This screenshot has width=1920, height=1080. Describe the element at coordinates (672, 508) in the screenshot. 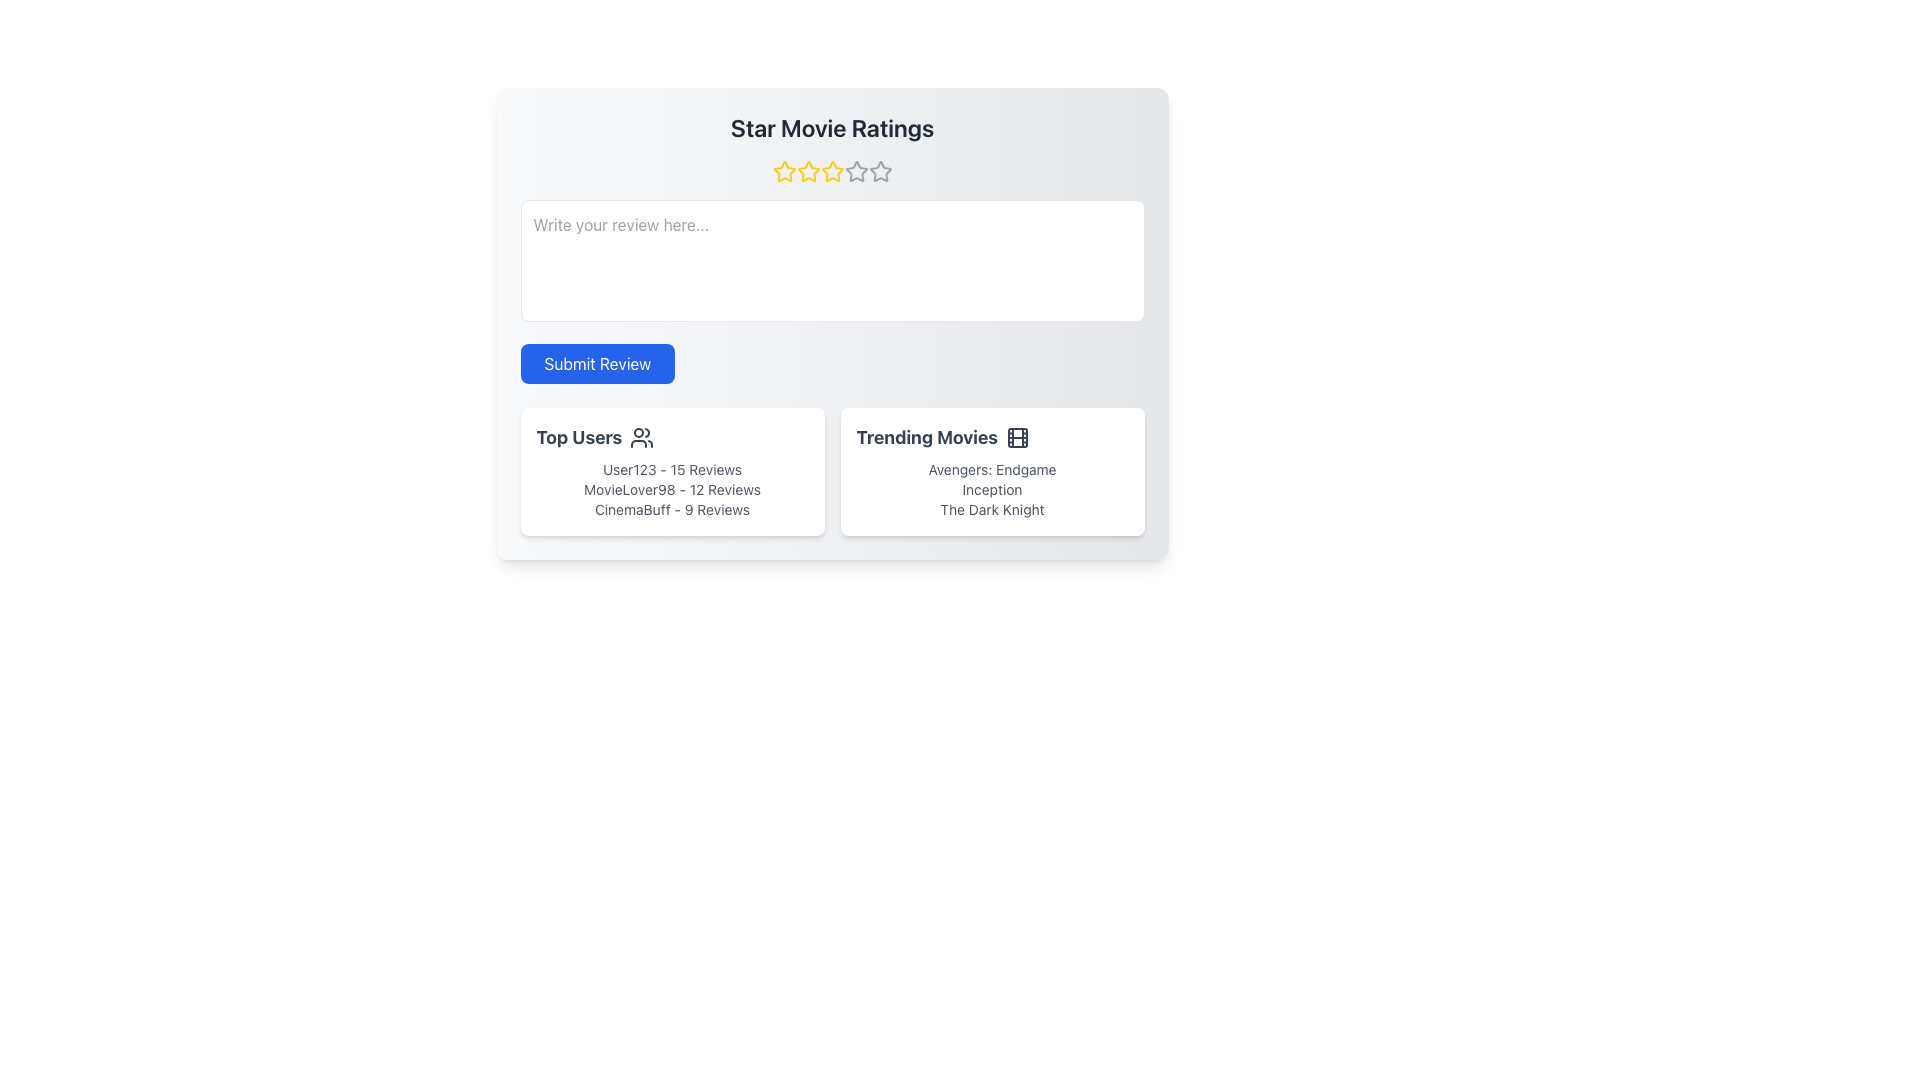

I see `the third Text Label in the 'Top Users' section, which displays a user's name and review count, to gain more information` at that location.